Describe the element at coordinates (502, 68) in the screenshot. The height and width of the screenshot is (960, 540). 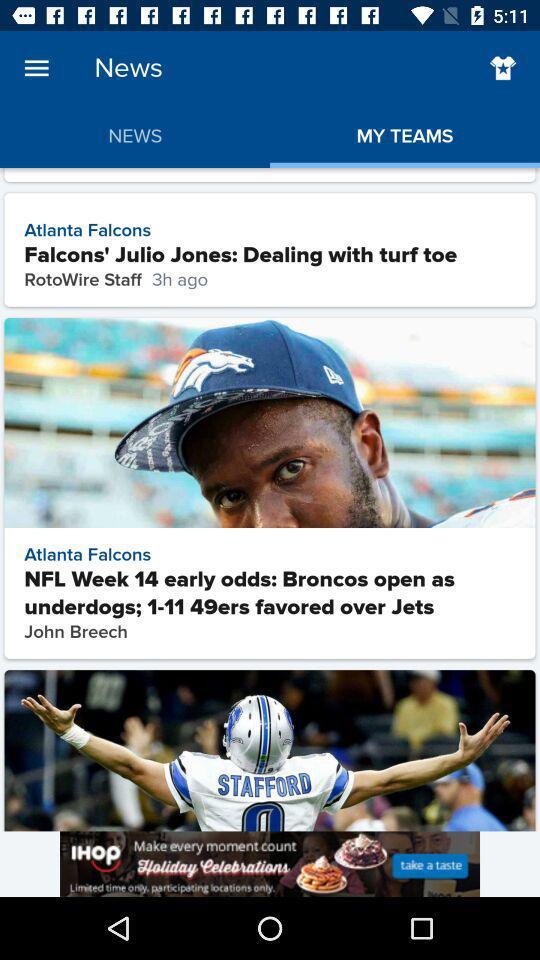
I see `go back` at that location.